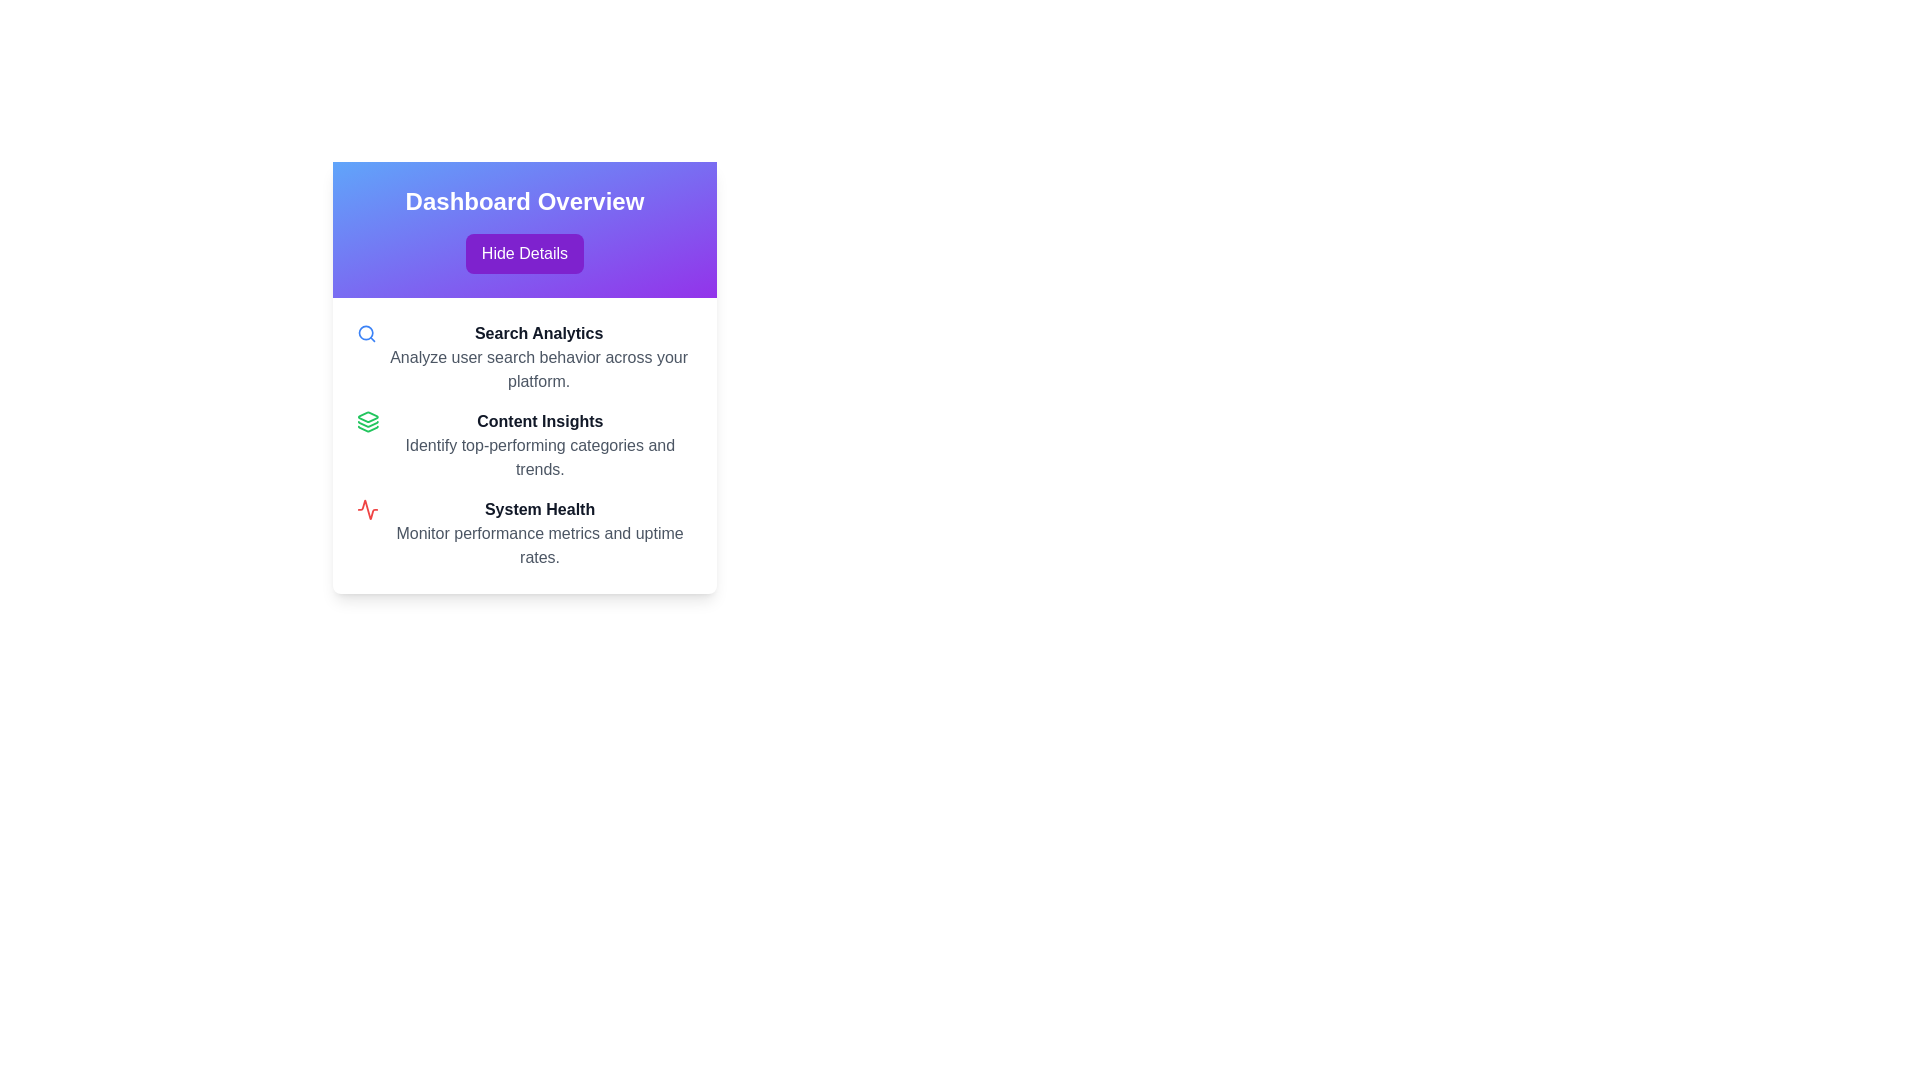 The image size is (1920, 1080). I want to click on the 'Hide Details' button located in the header of the card component, which has a gradient background and contains the text 'Dashboard Overview', so click(524, 229).